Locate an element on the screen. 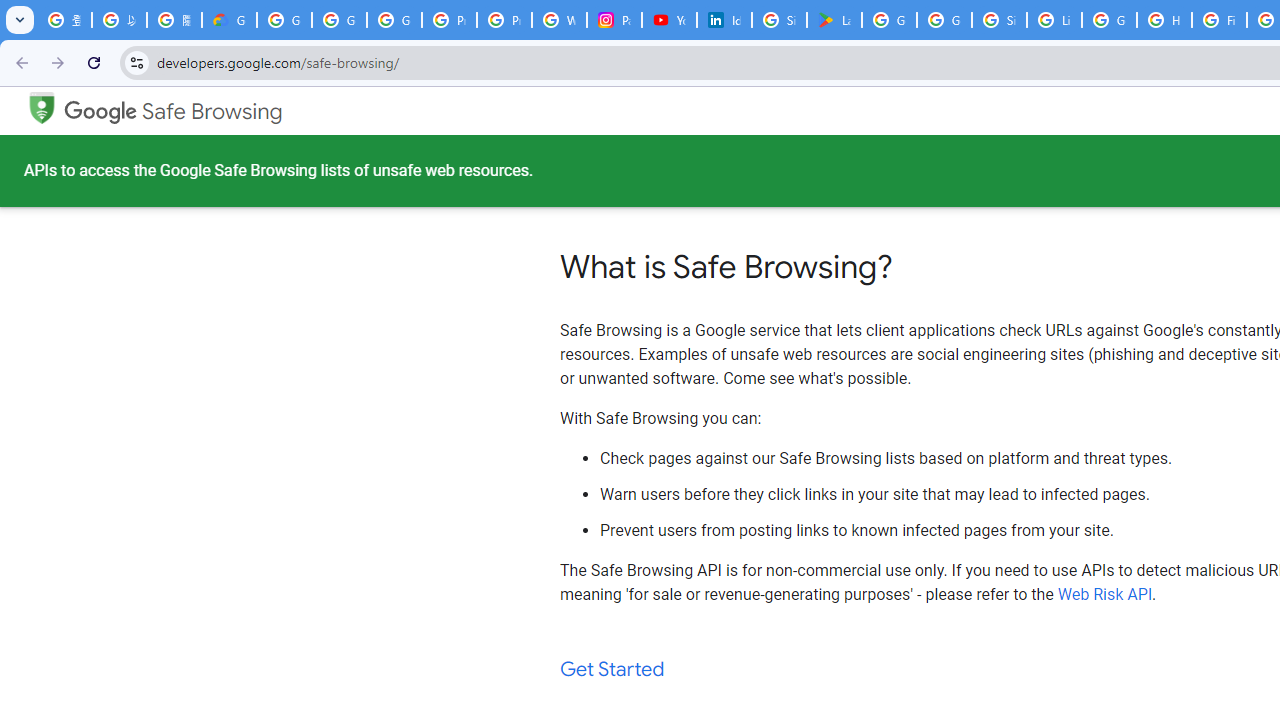 This screenshot has height=720, width=1280. 'How do I create a new Google Account? - Google Account Help' is located at coordinates (1164, 20).